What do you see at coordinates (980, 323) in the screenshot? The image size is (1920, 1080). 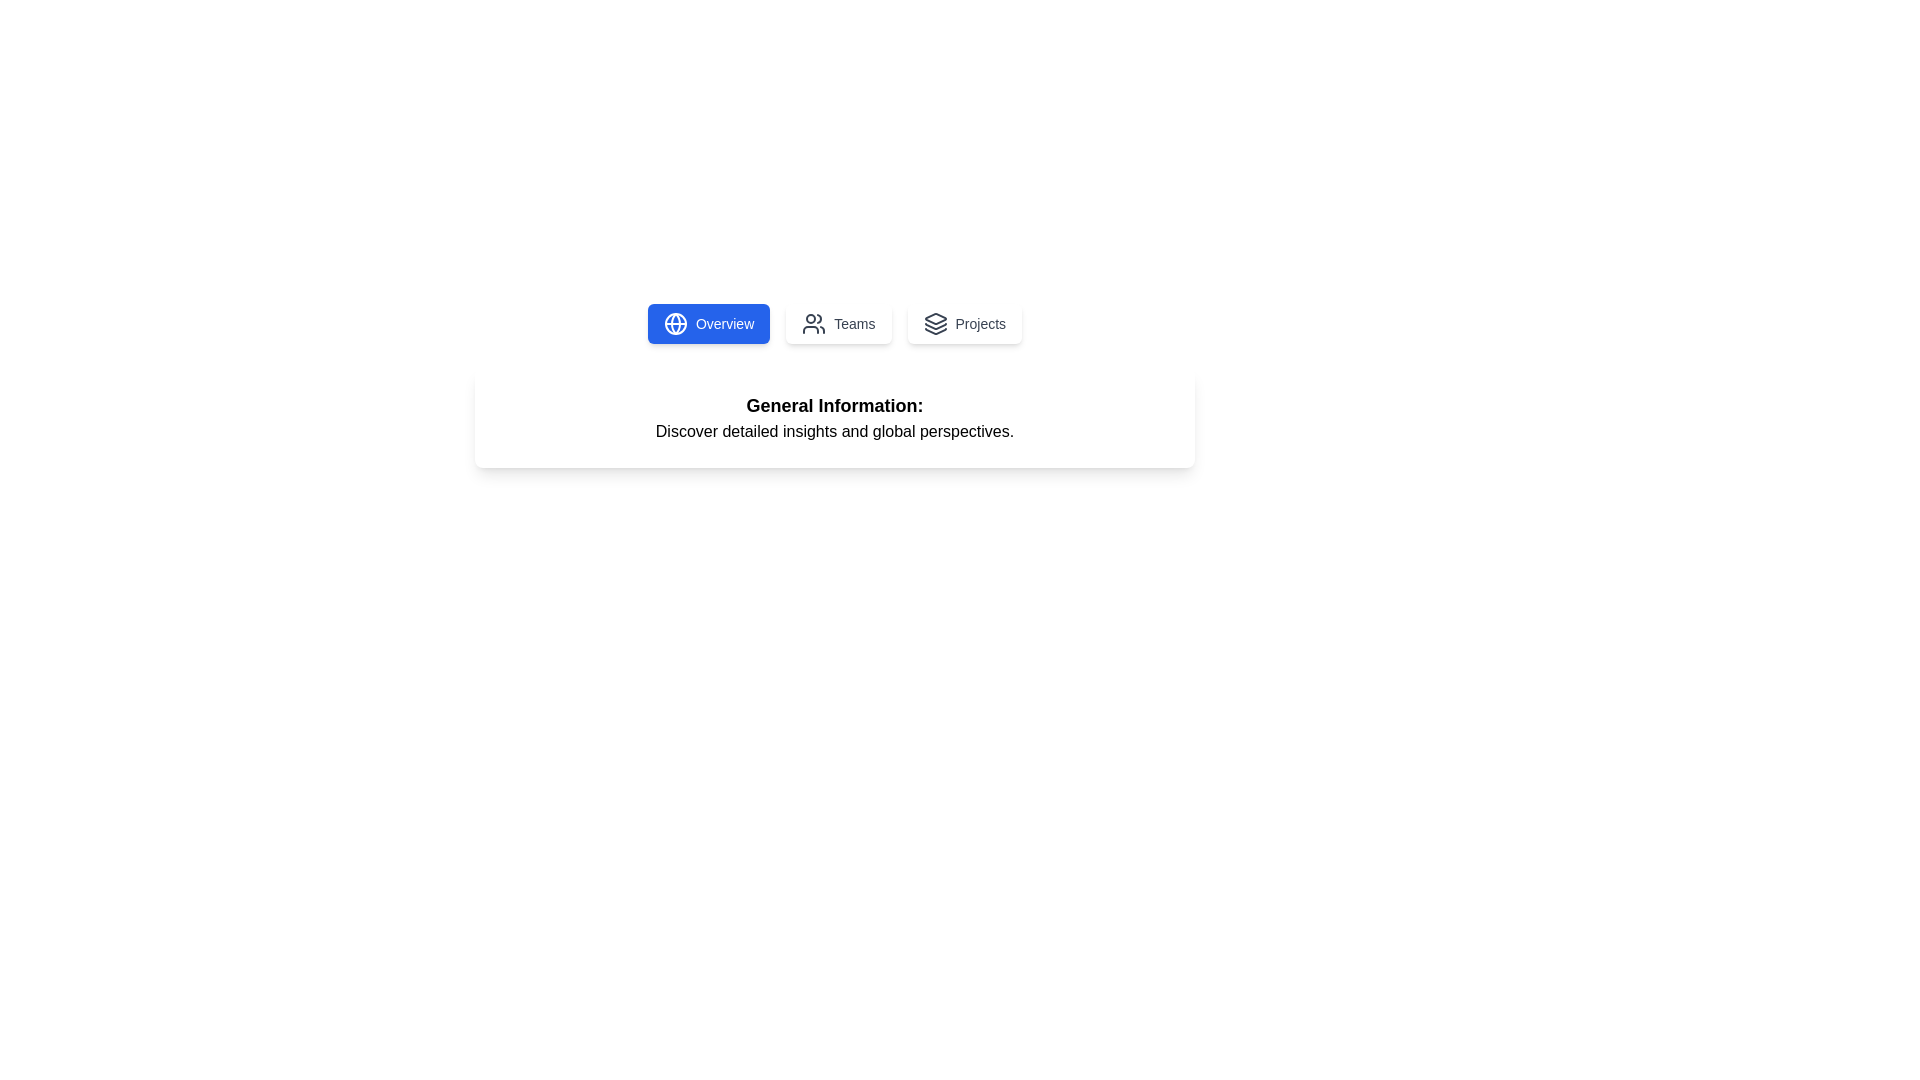 I see `text label that indicates the functionality of the 'Projects' button in the navigation menu, which is located inside the third button, to the right of 'Teams'` at bounding box center [980, 323].